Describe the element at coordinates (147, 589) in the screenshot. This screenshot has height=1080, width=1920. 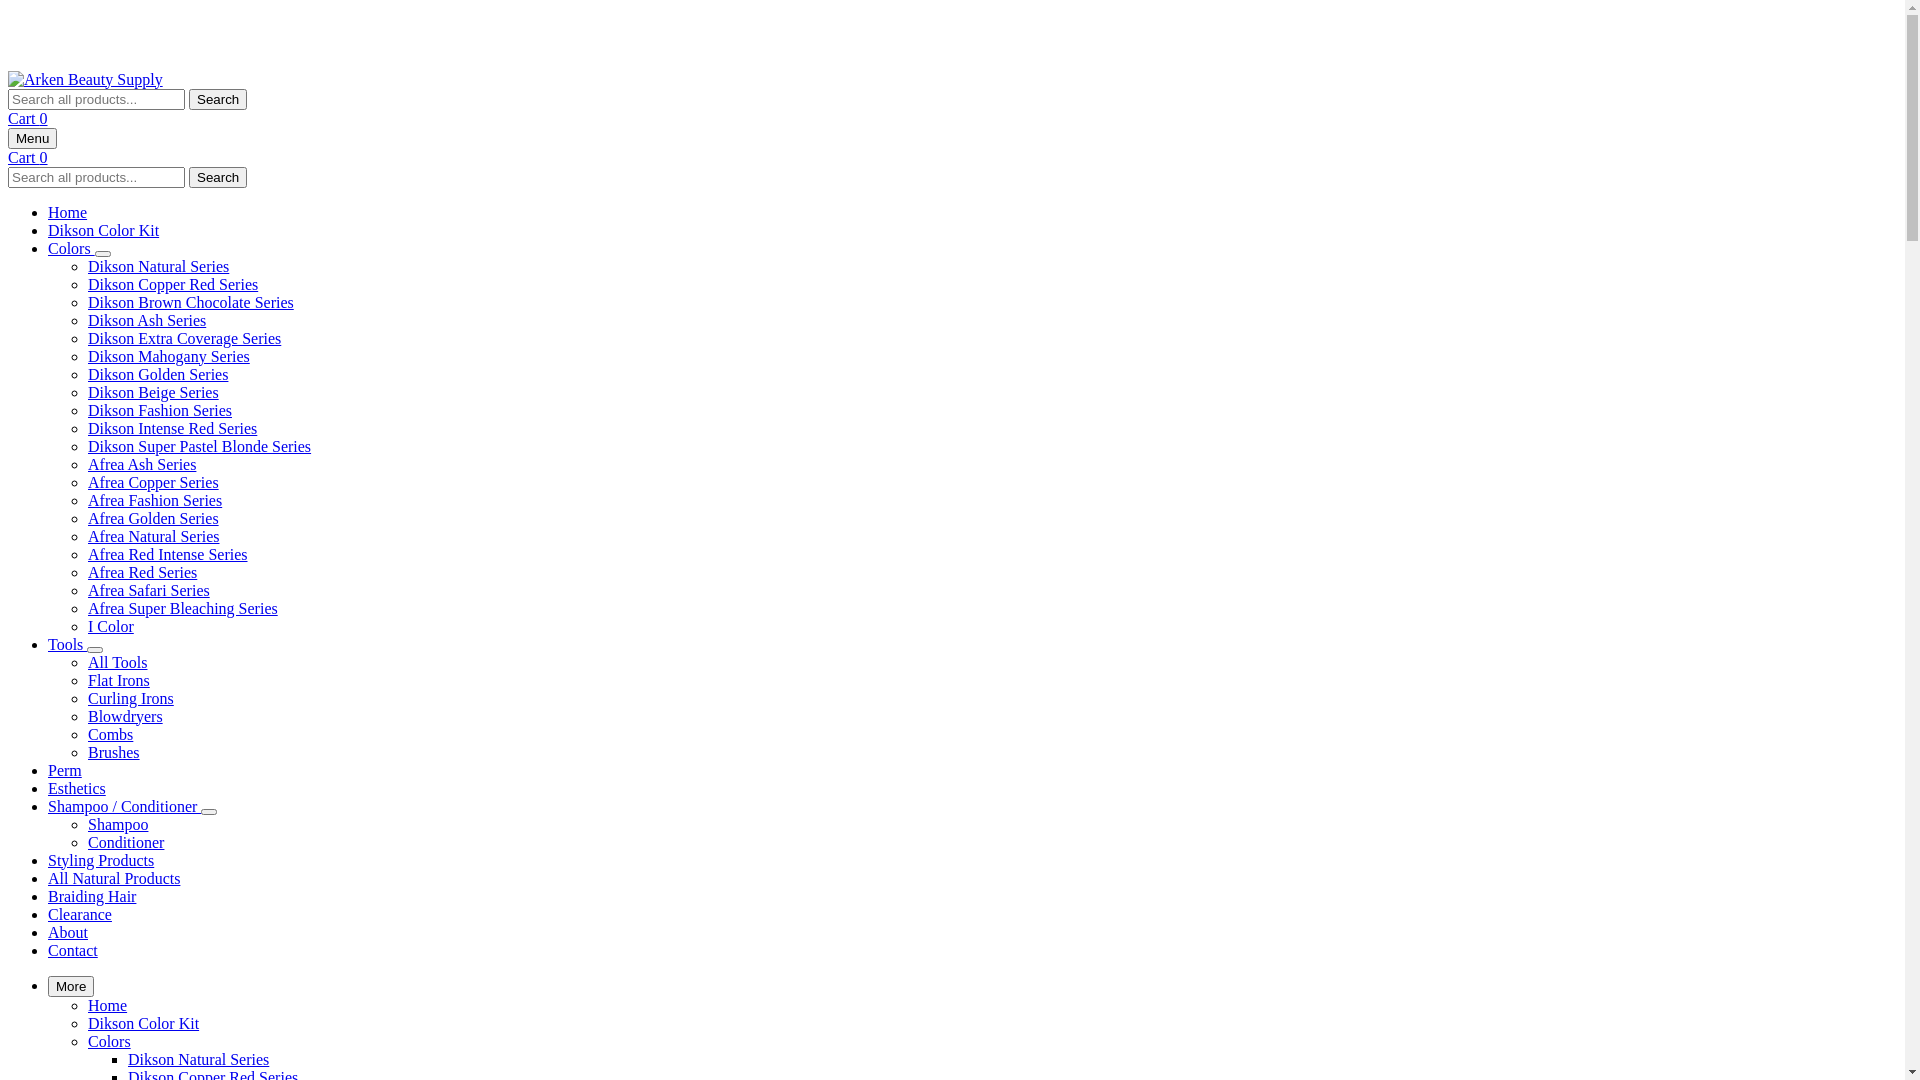
I see `'Afrea Safari Series'` at that location.